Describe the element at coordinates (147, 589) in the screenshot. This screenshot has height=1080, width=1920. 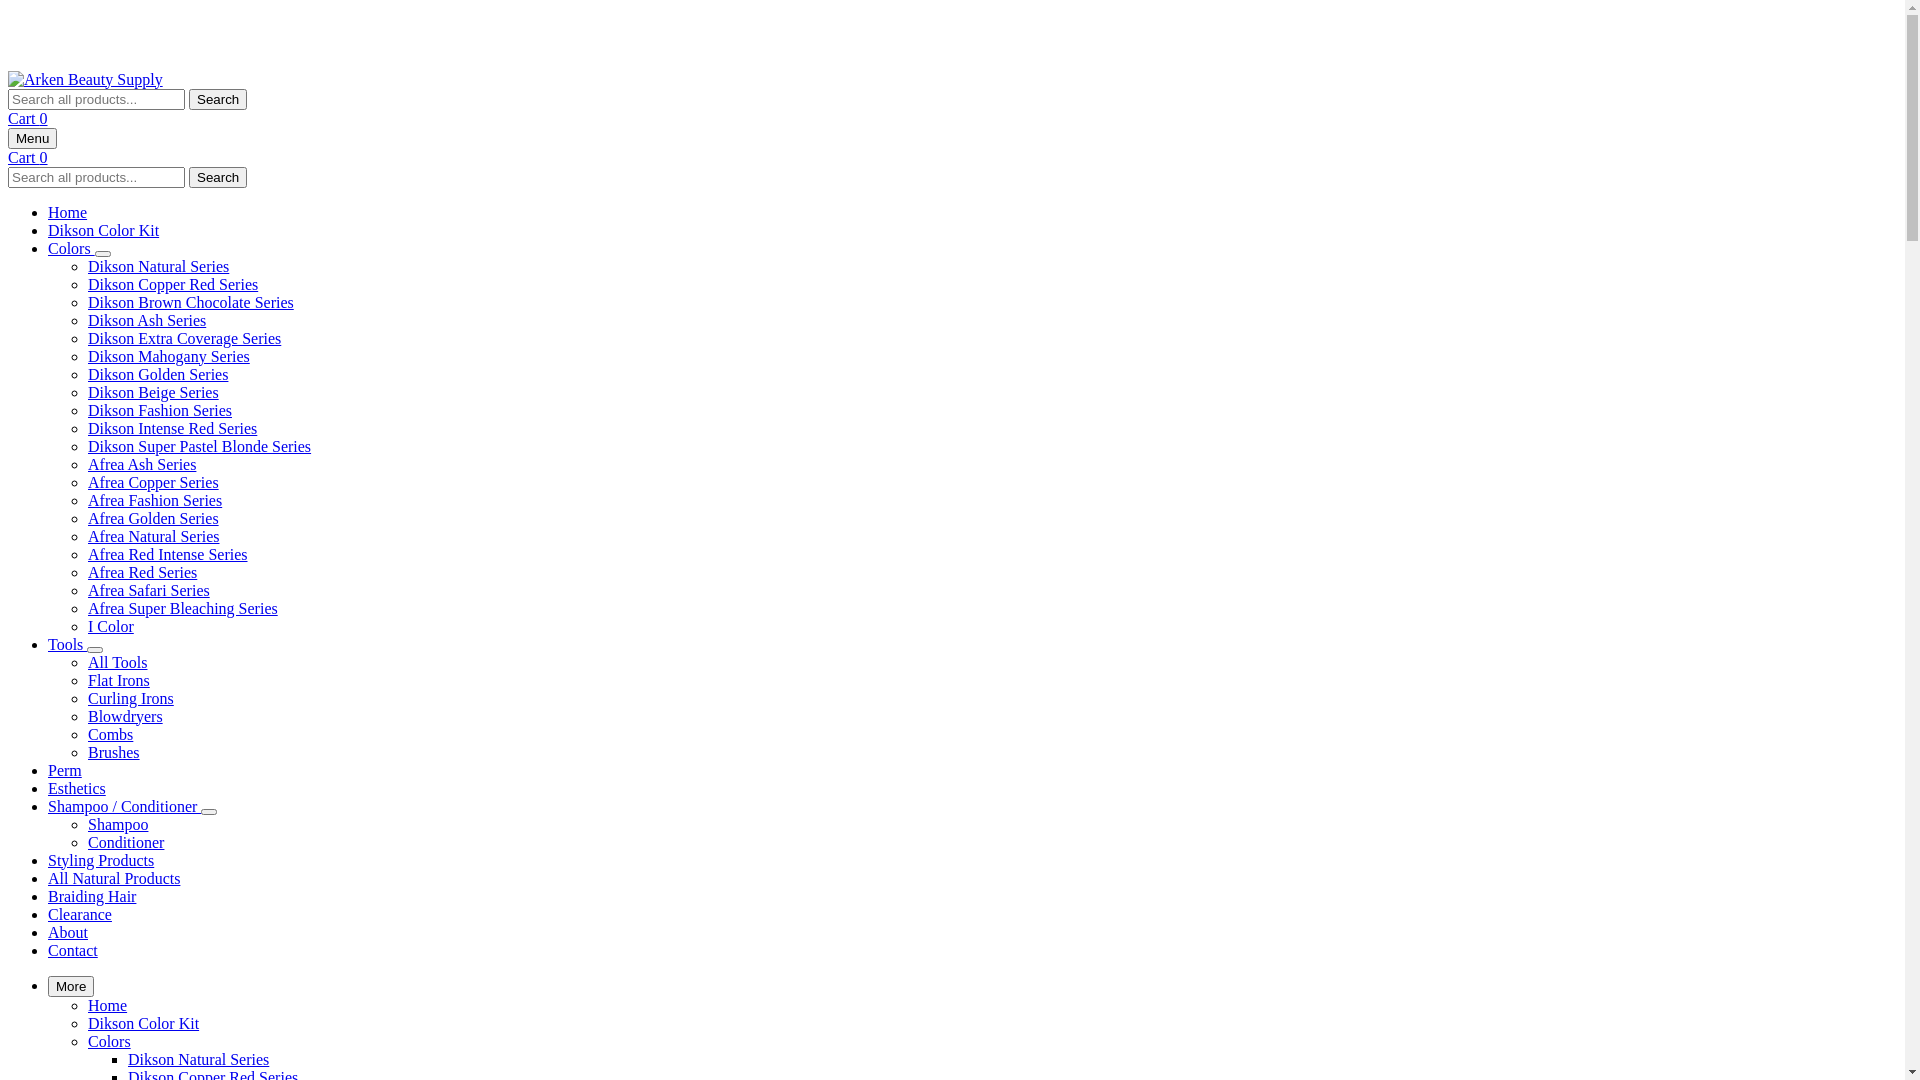
I see `'Afrea Safari Series'` at that location.